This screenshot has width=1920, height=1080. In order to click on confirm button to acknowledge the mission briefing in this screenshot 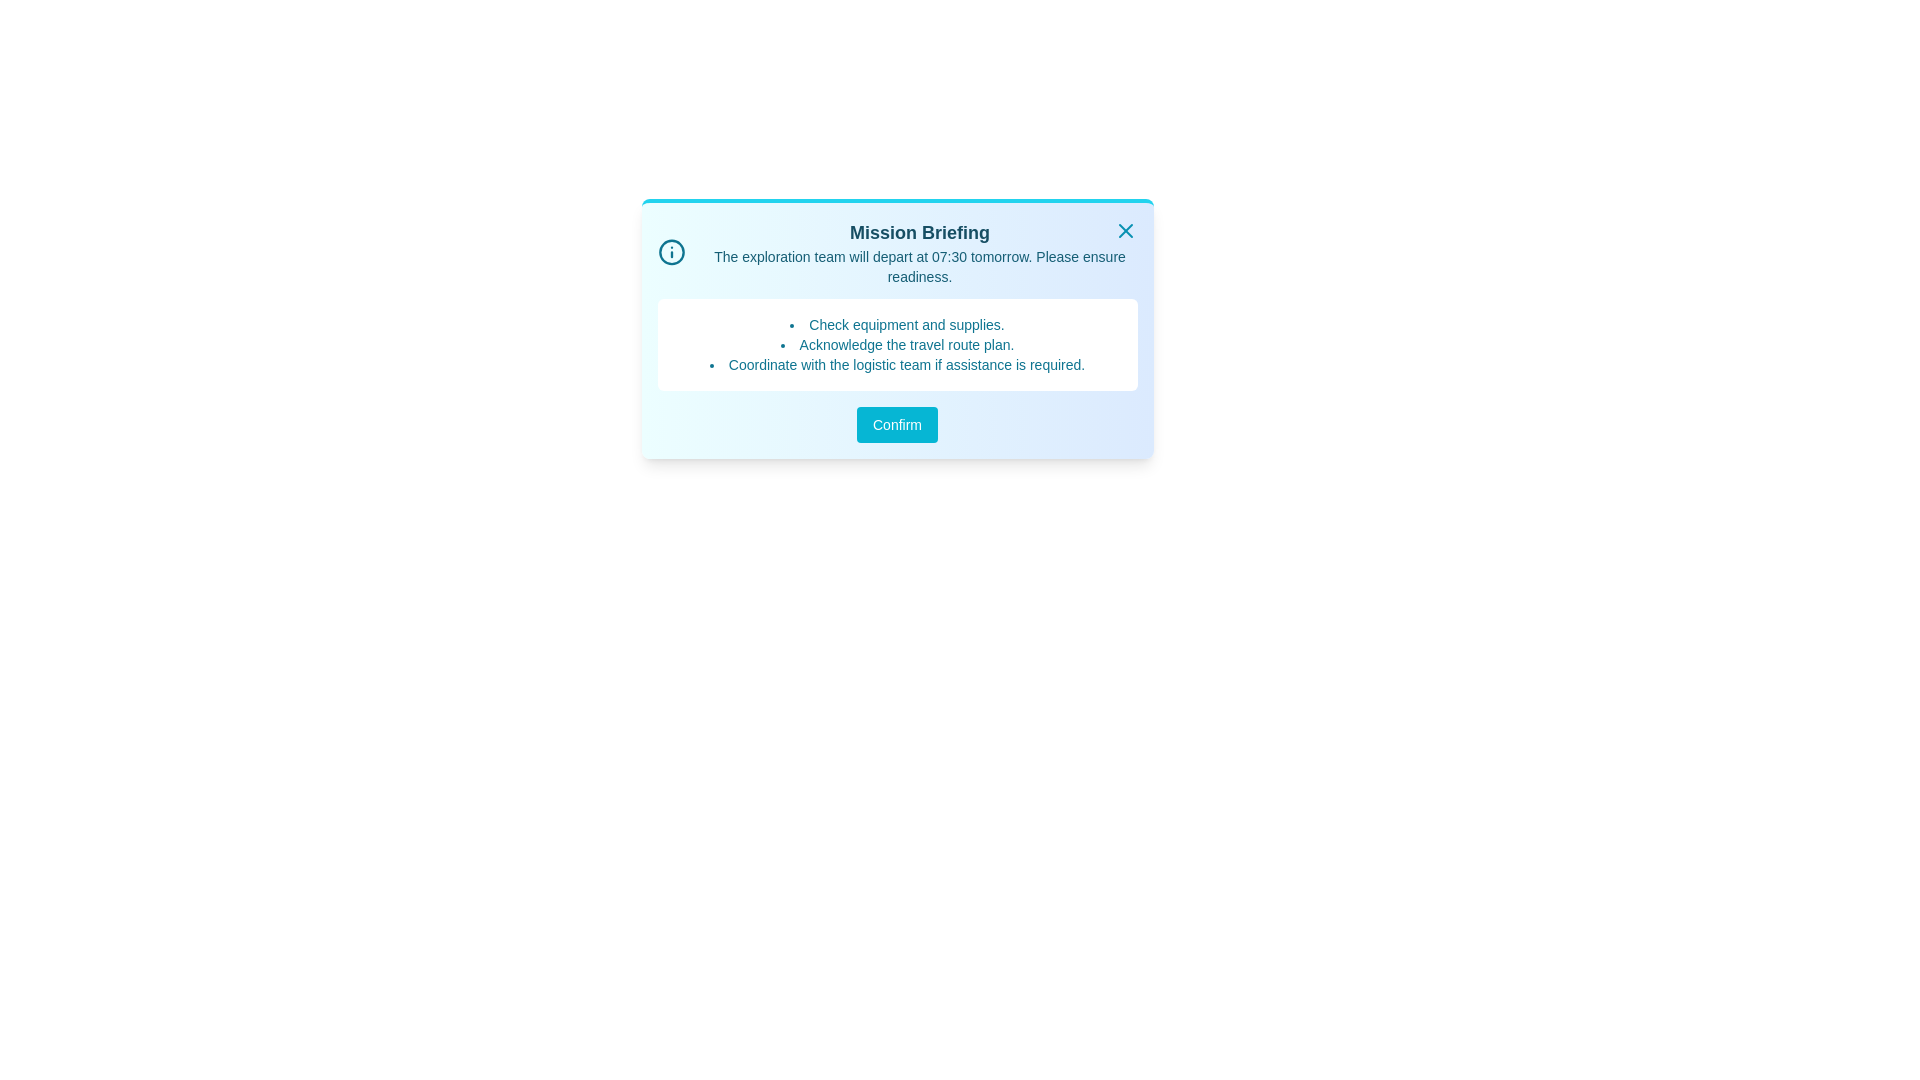, I will do `click(896, 423)`.